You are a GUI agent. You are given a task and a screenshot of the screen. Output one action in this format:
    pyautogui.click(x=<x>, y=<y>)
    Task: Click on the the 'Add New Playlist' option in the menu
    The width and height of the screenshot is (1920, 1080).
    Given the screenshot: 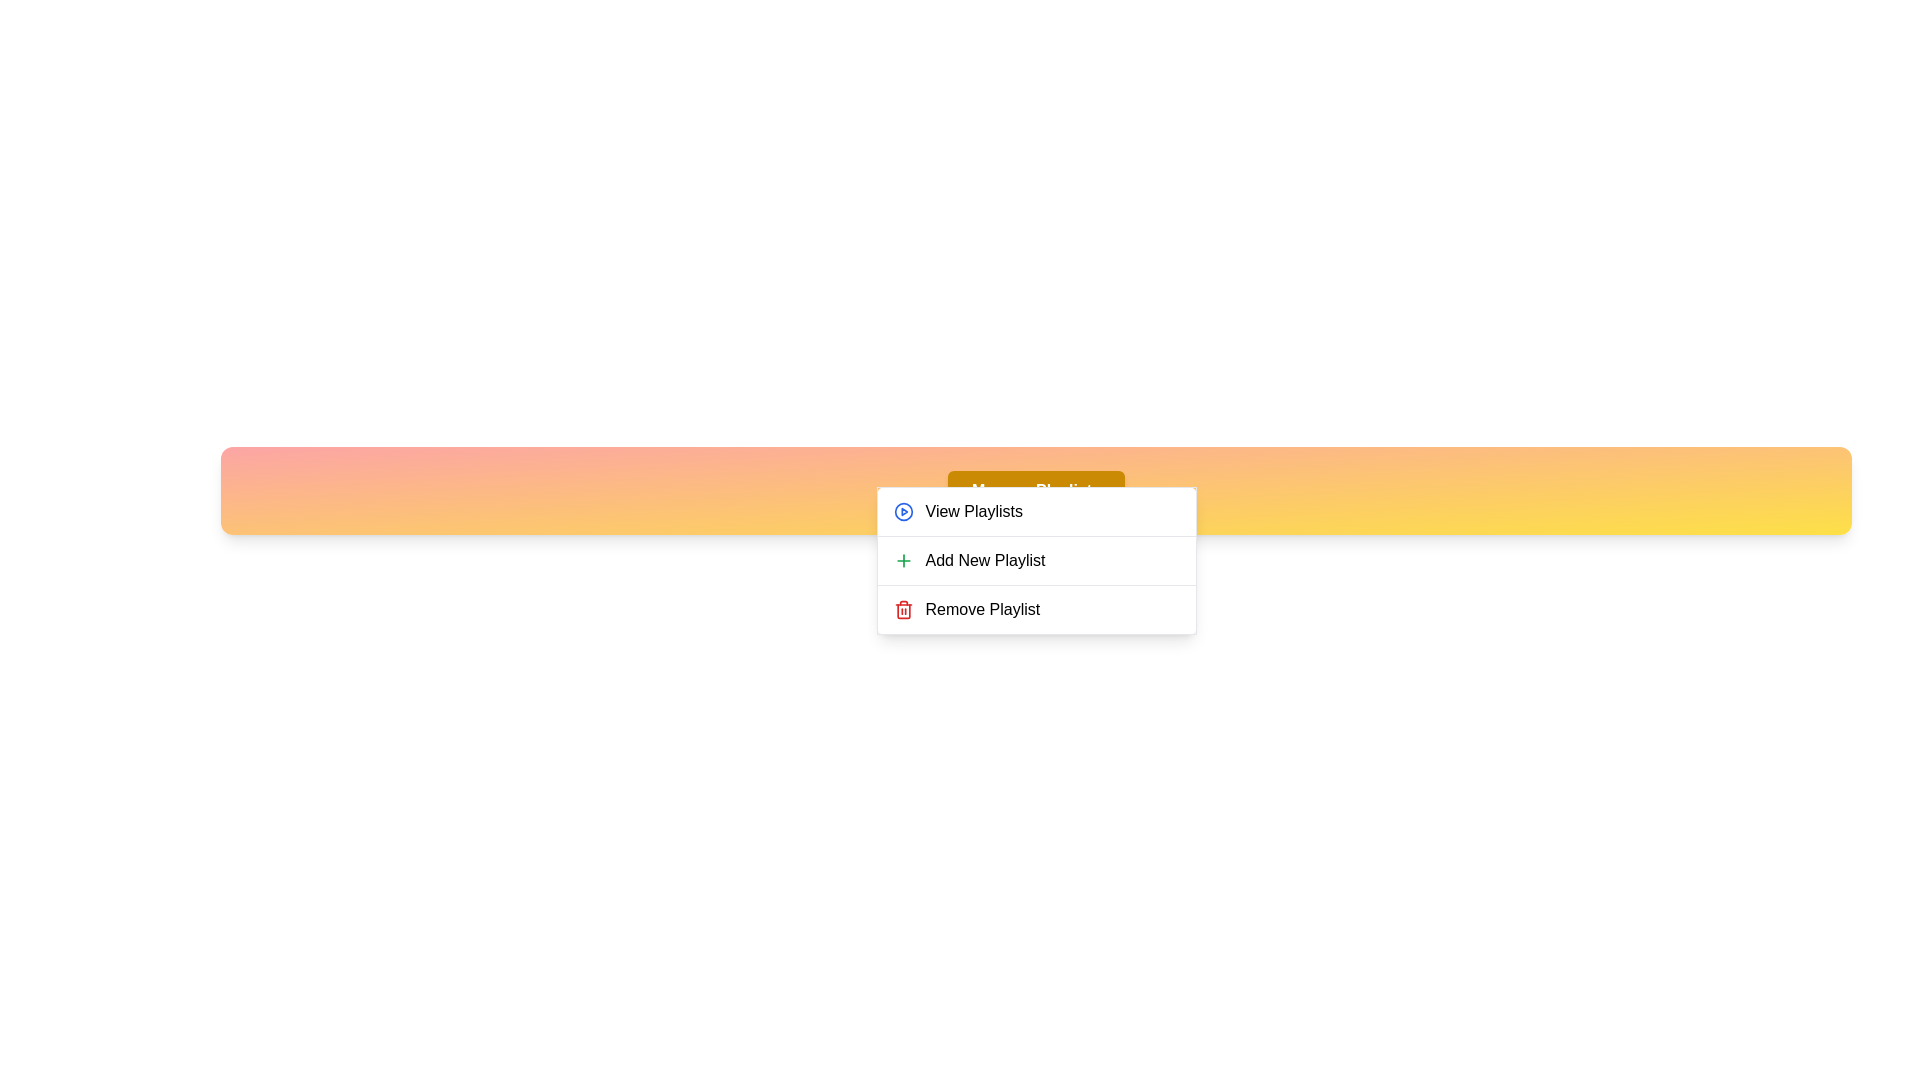 What is the action you would take?
    pyautogui.click(x=1036, y=560)
    